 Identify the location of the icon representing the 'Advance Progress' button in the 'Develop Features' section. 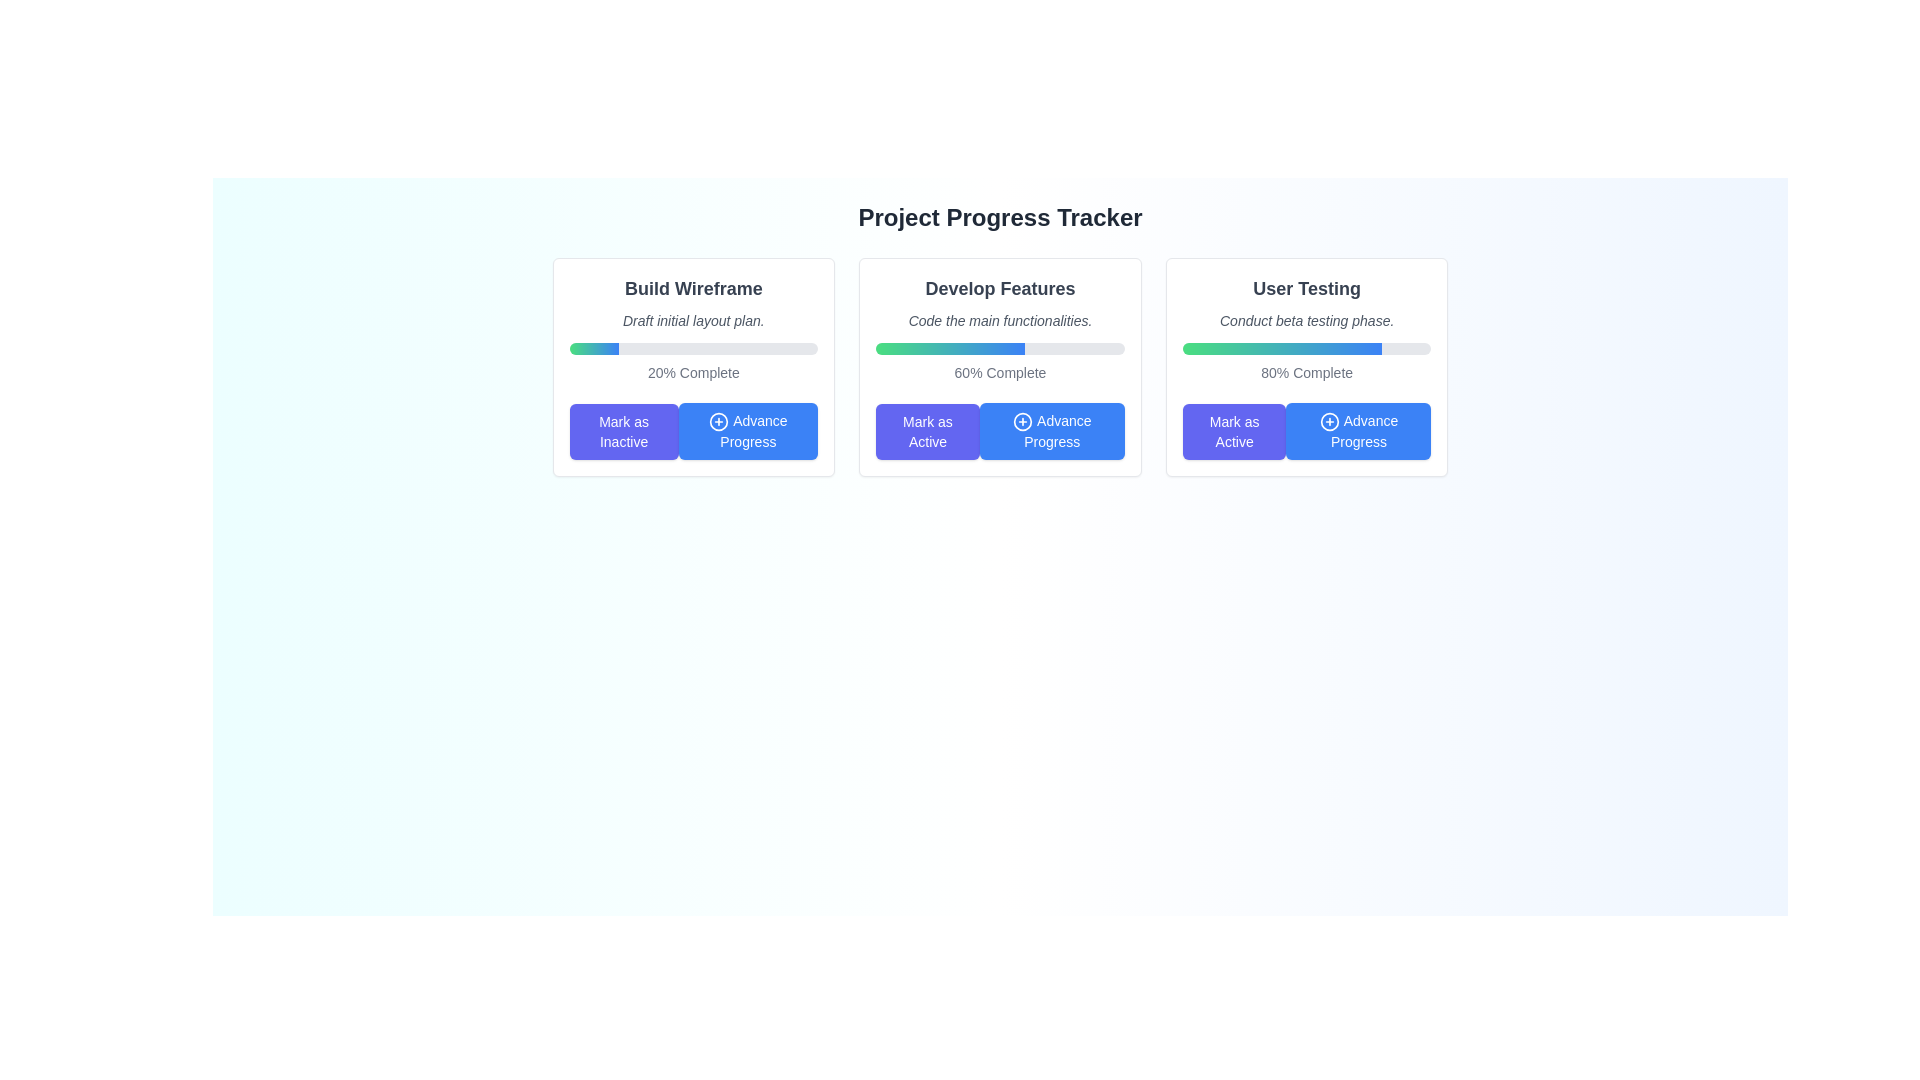
(1022, 421).